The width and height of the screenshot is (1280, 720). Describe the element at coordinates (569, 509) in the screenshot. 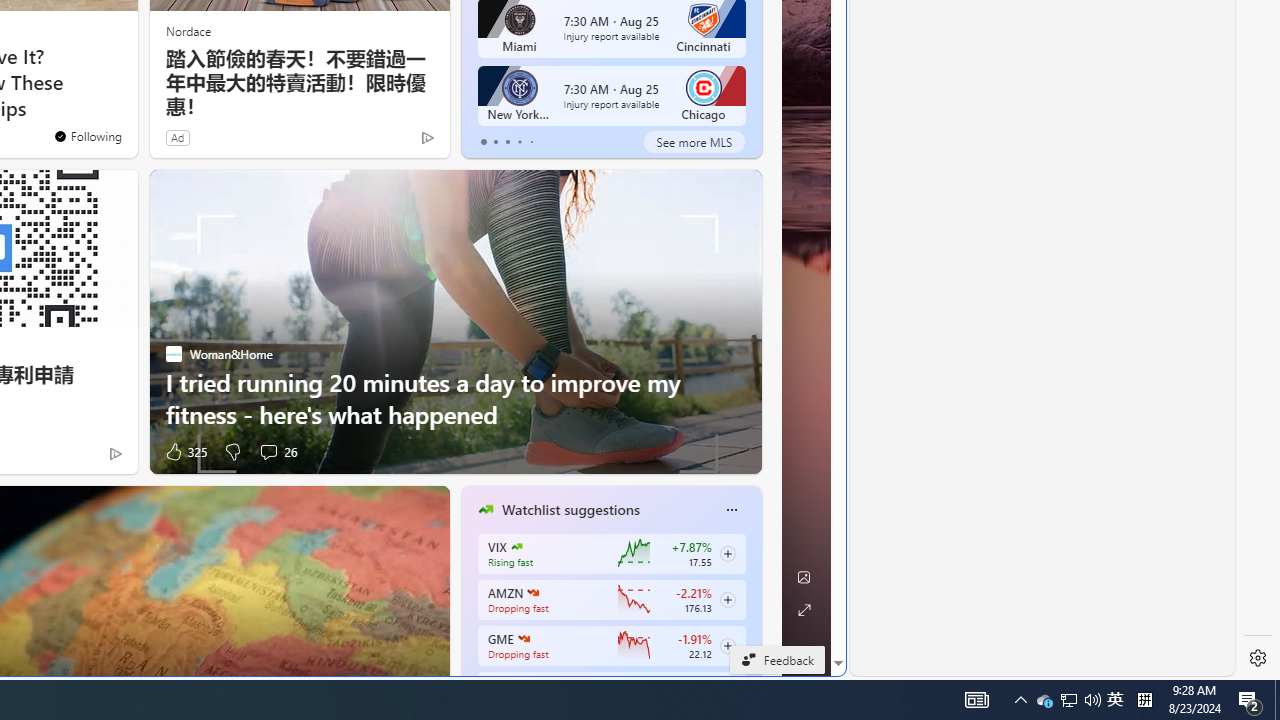

I see `'Watchlist suggestions'` at that location.